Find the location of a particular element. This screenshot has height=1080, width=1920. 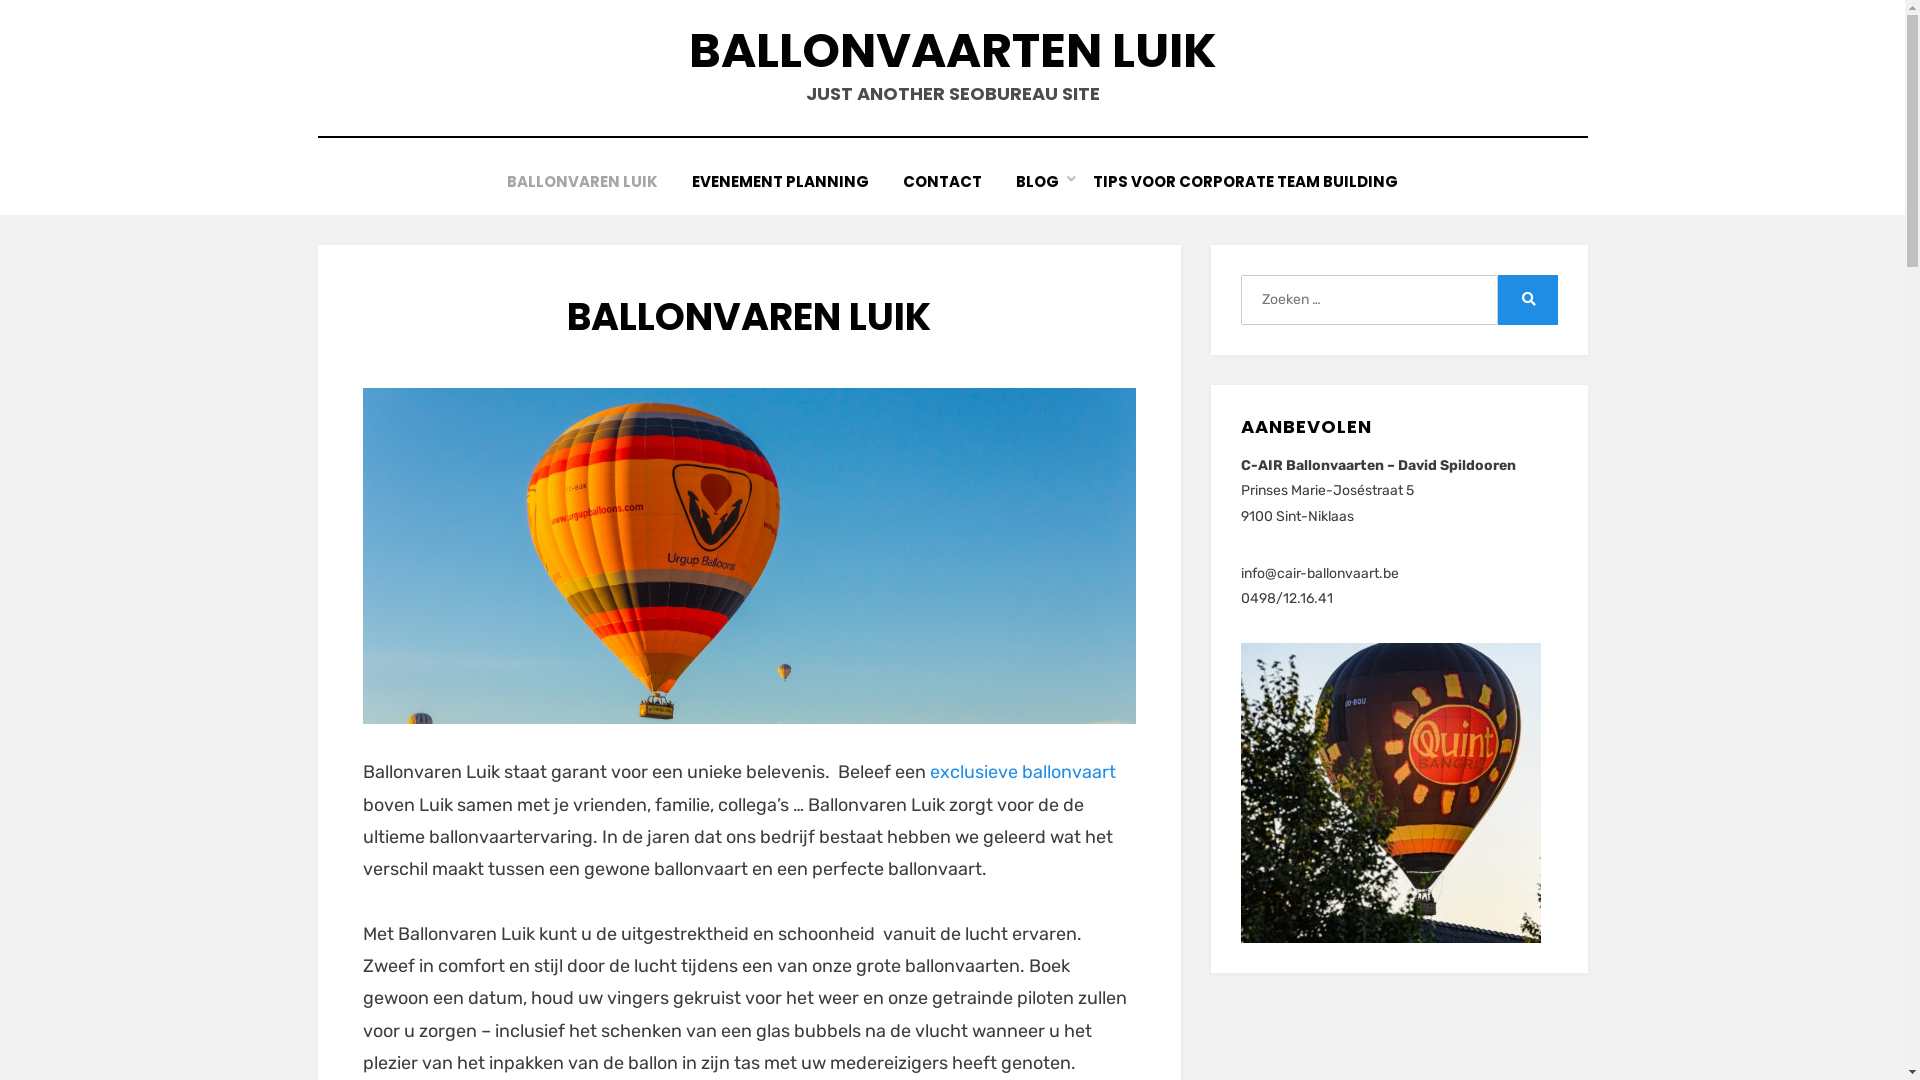

'Zoeken' is located at coordinates (1526, 300).